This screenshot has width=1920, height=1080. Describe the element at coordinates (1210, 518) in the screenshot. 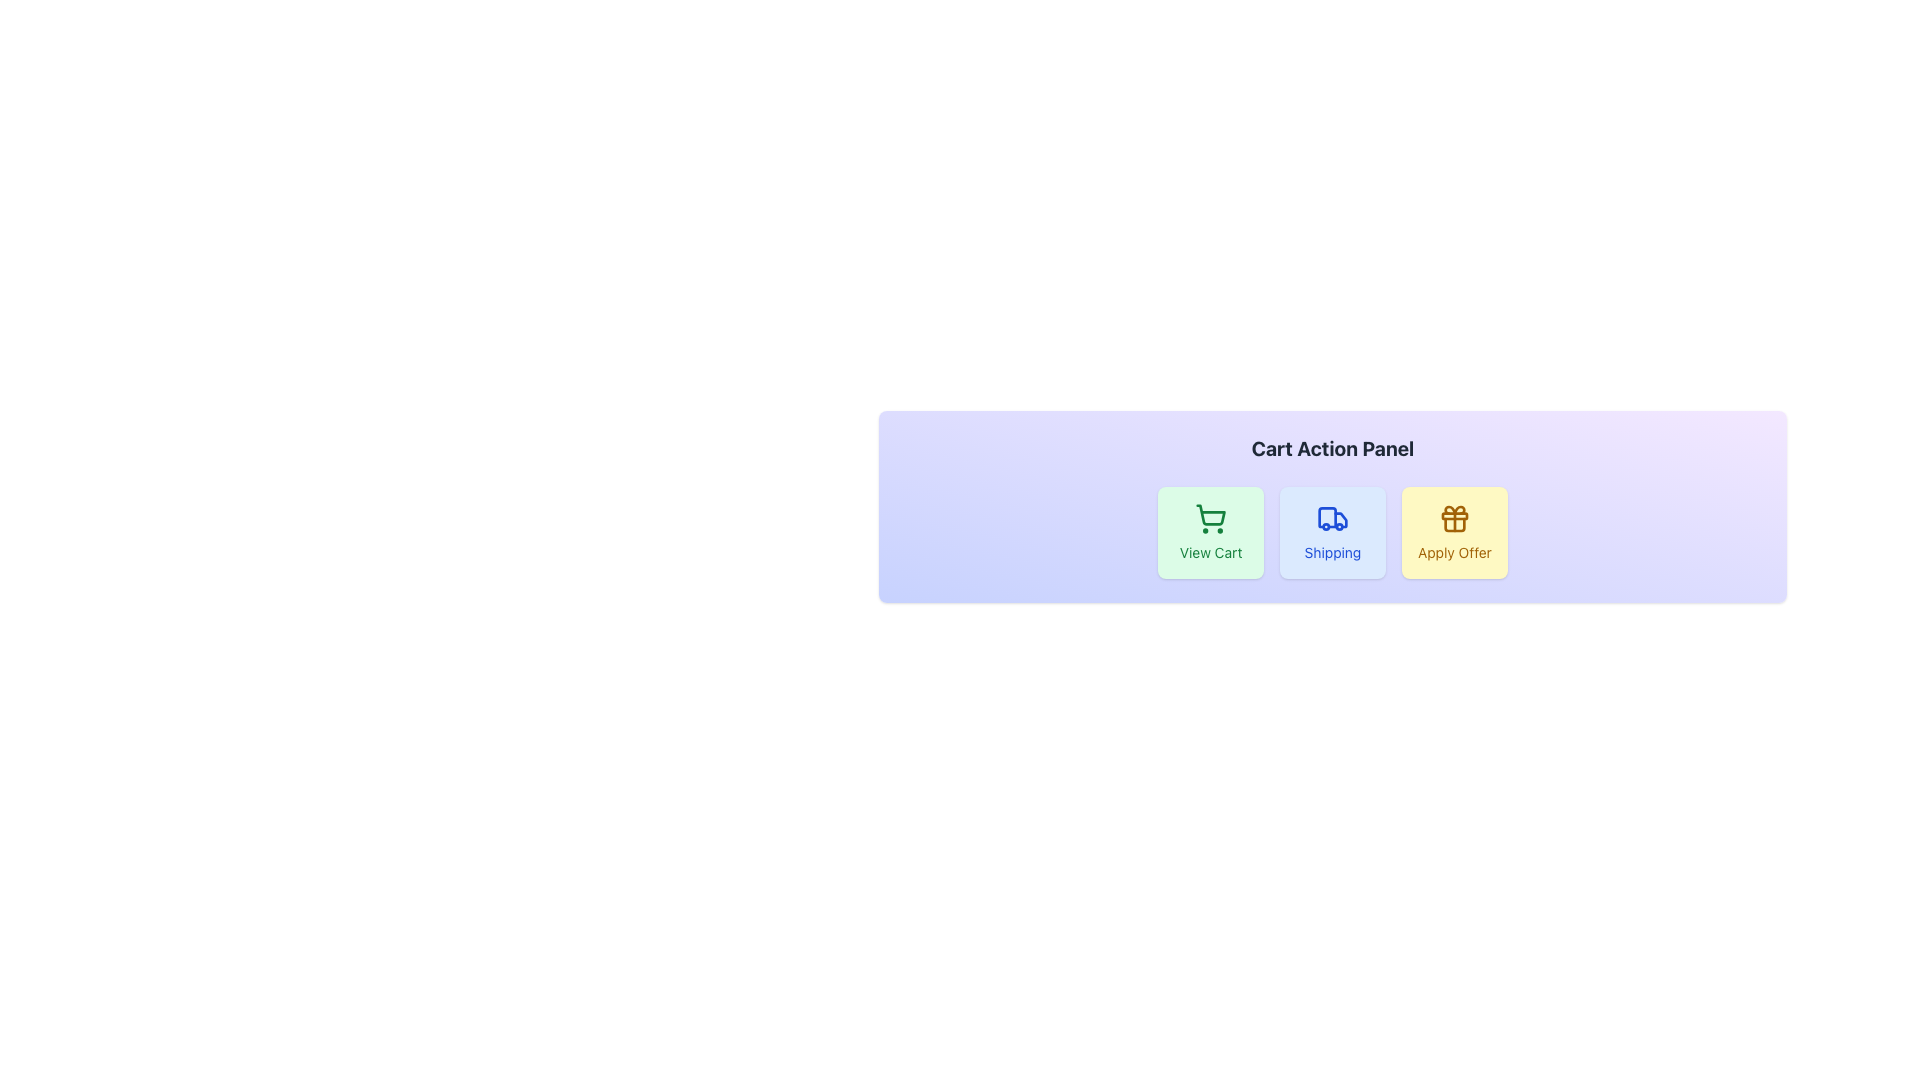

I see `the shopping cart icon with a green stroke located inside the 'View Cart' button in the Cart Action Panel` at that location.